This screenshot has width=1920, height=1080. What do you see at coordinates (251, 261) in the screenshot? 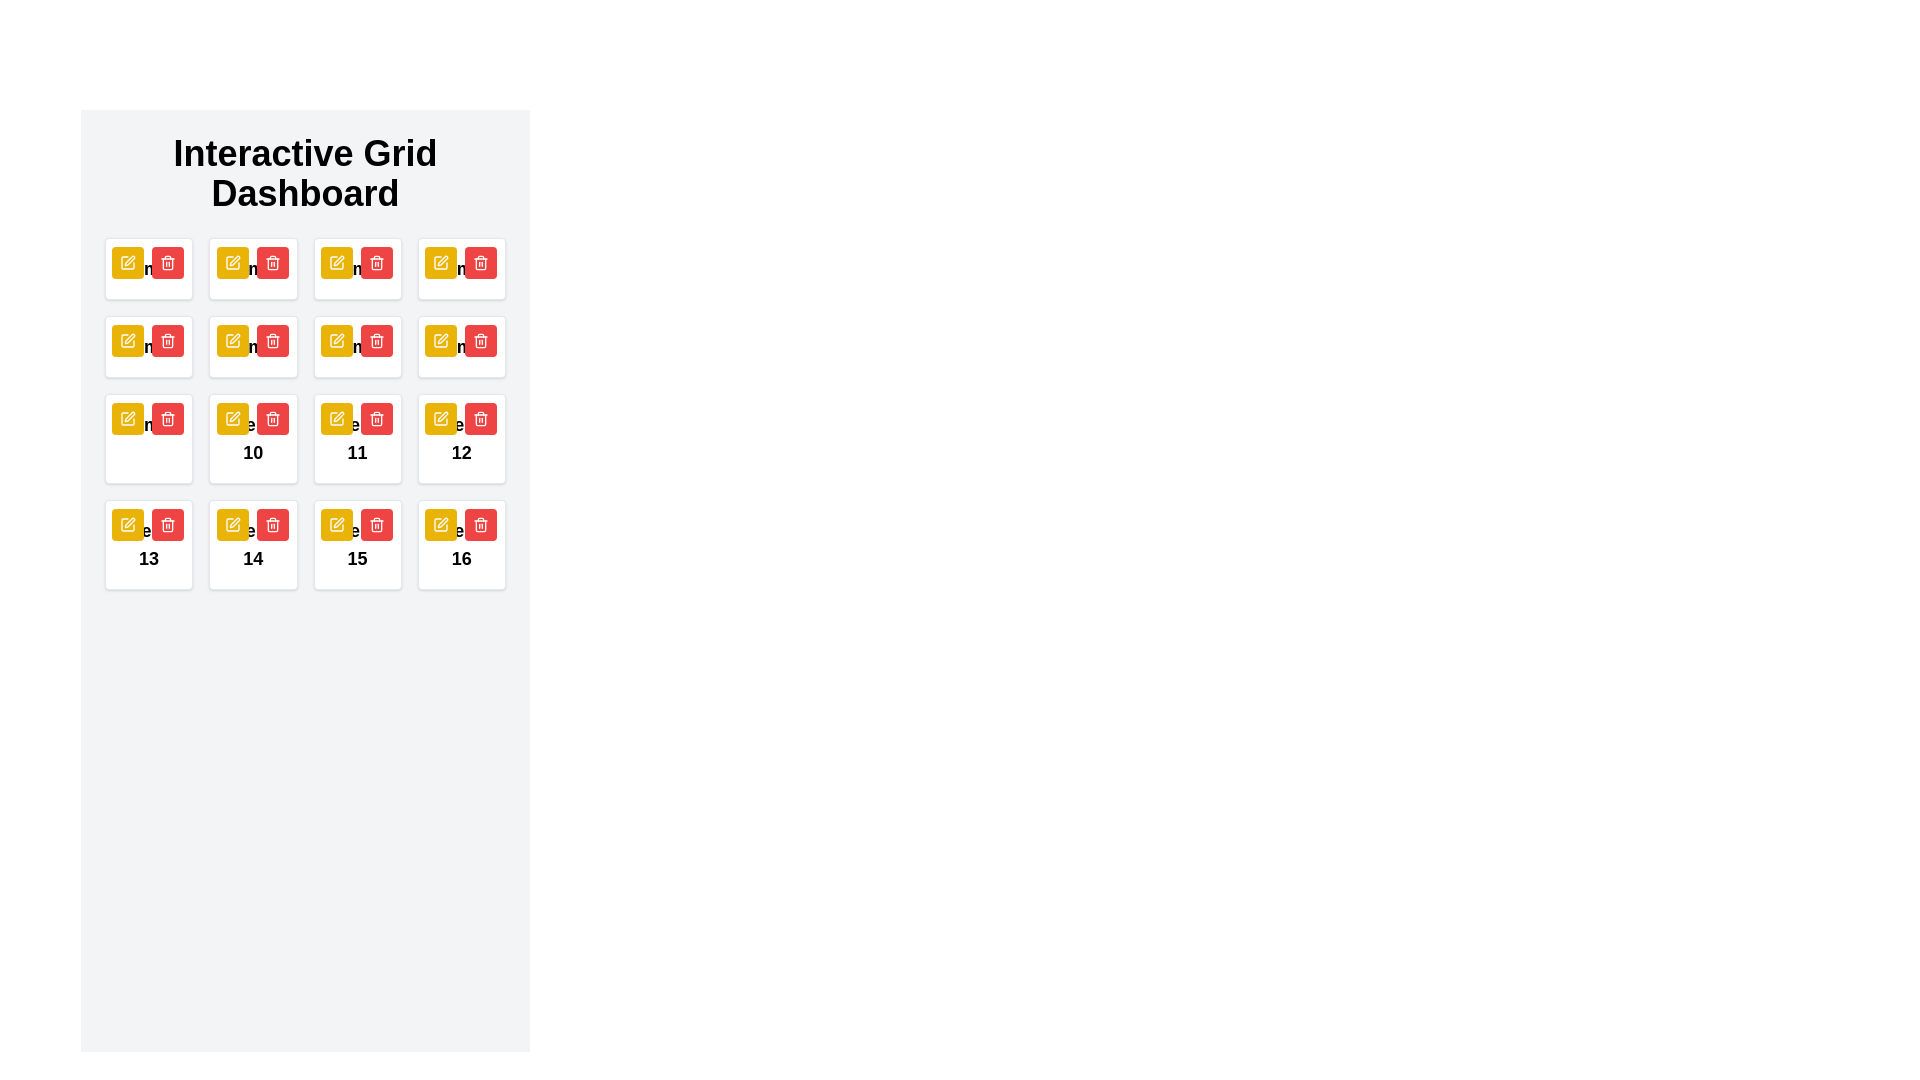
I see `the compound button group component containing the yellow edit button and the red delete button located in the top-right corner of the 'Item 2' block` at bounding box center [251, 261].